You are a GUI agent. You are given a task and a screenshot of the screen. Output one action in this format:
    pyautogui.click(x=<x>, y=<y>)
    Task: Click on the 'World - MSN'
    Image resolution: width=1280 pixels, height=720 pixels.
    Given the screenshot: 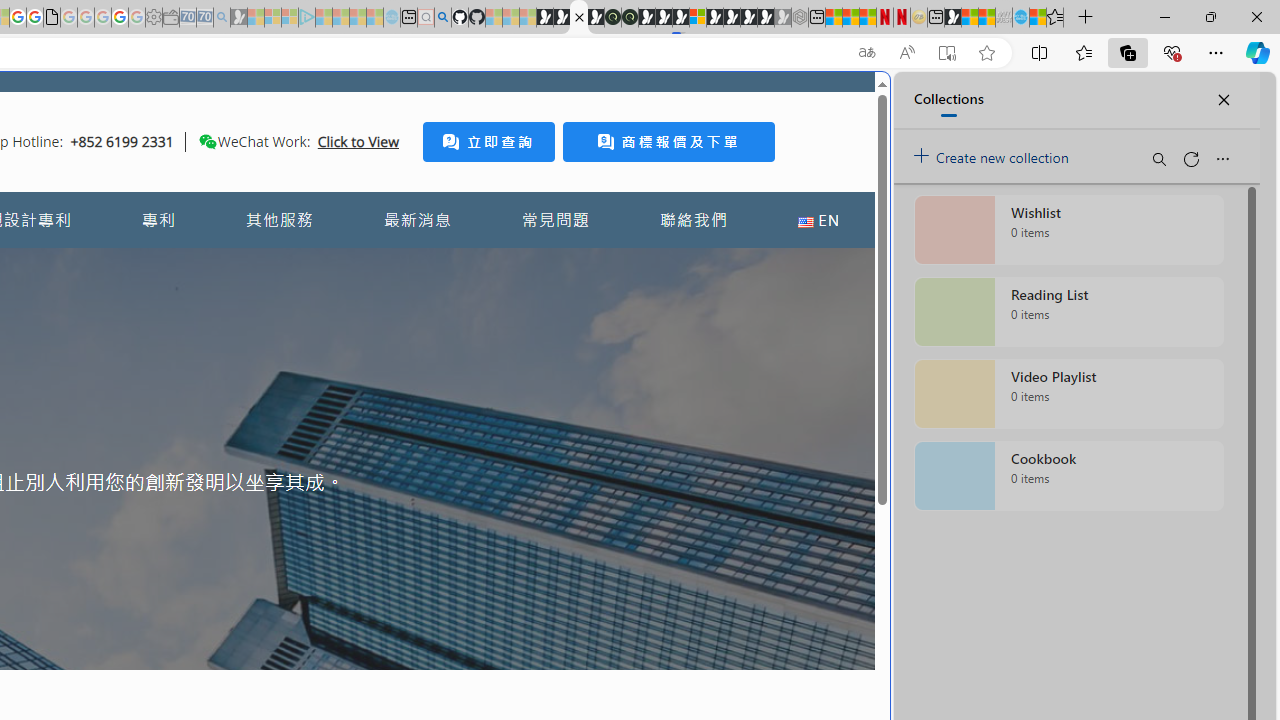 What is the action you would take?
    pyautogui.click(x=970, y=17)
    